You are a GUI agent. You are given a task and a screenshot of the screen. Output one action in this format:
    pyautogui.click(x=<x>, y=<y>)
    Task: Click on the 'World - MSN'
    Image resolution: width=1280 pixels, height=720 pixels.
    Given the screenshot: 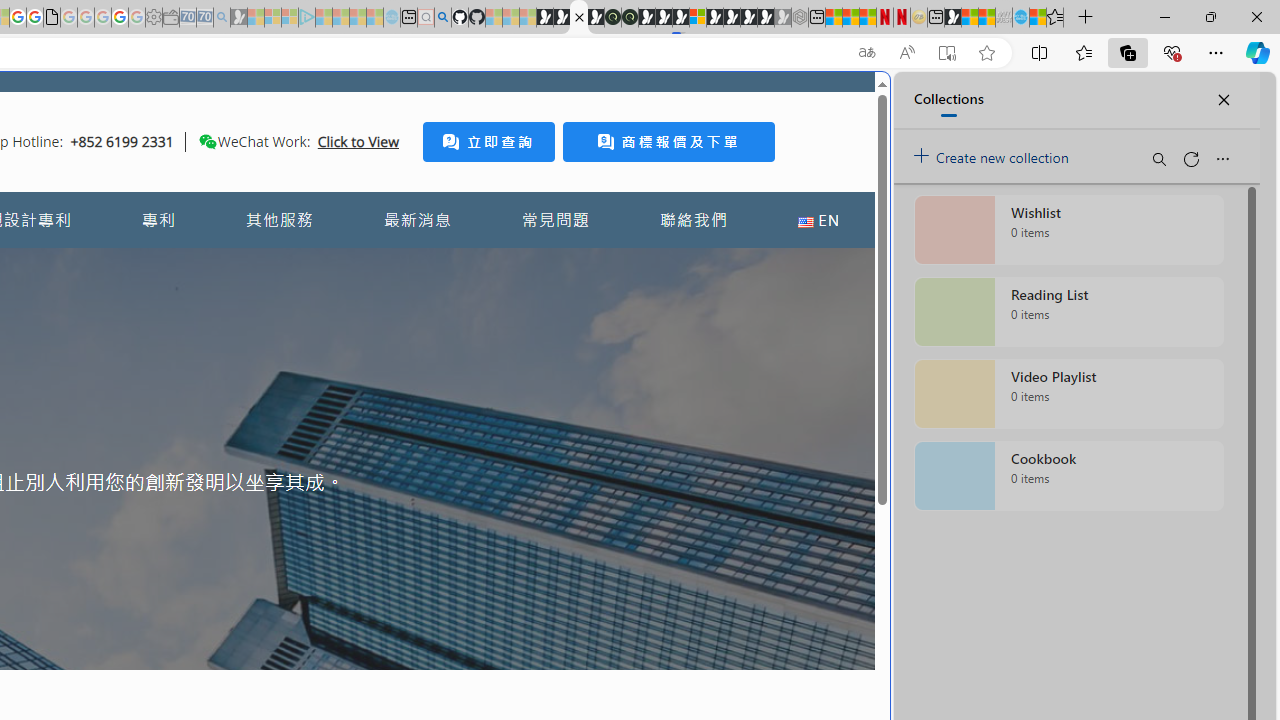 What is the action you would take?
    pyautogui.click(x=970, y=17)
    